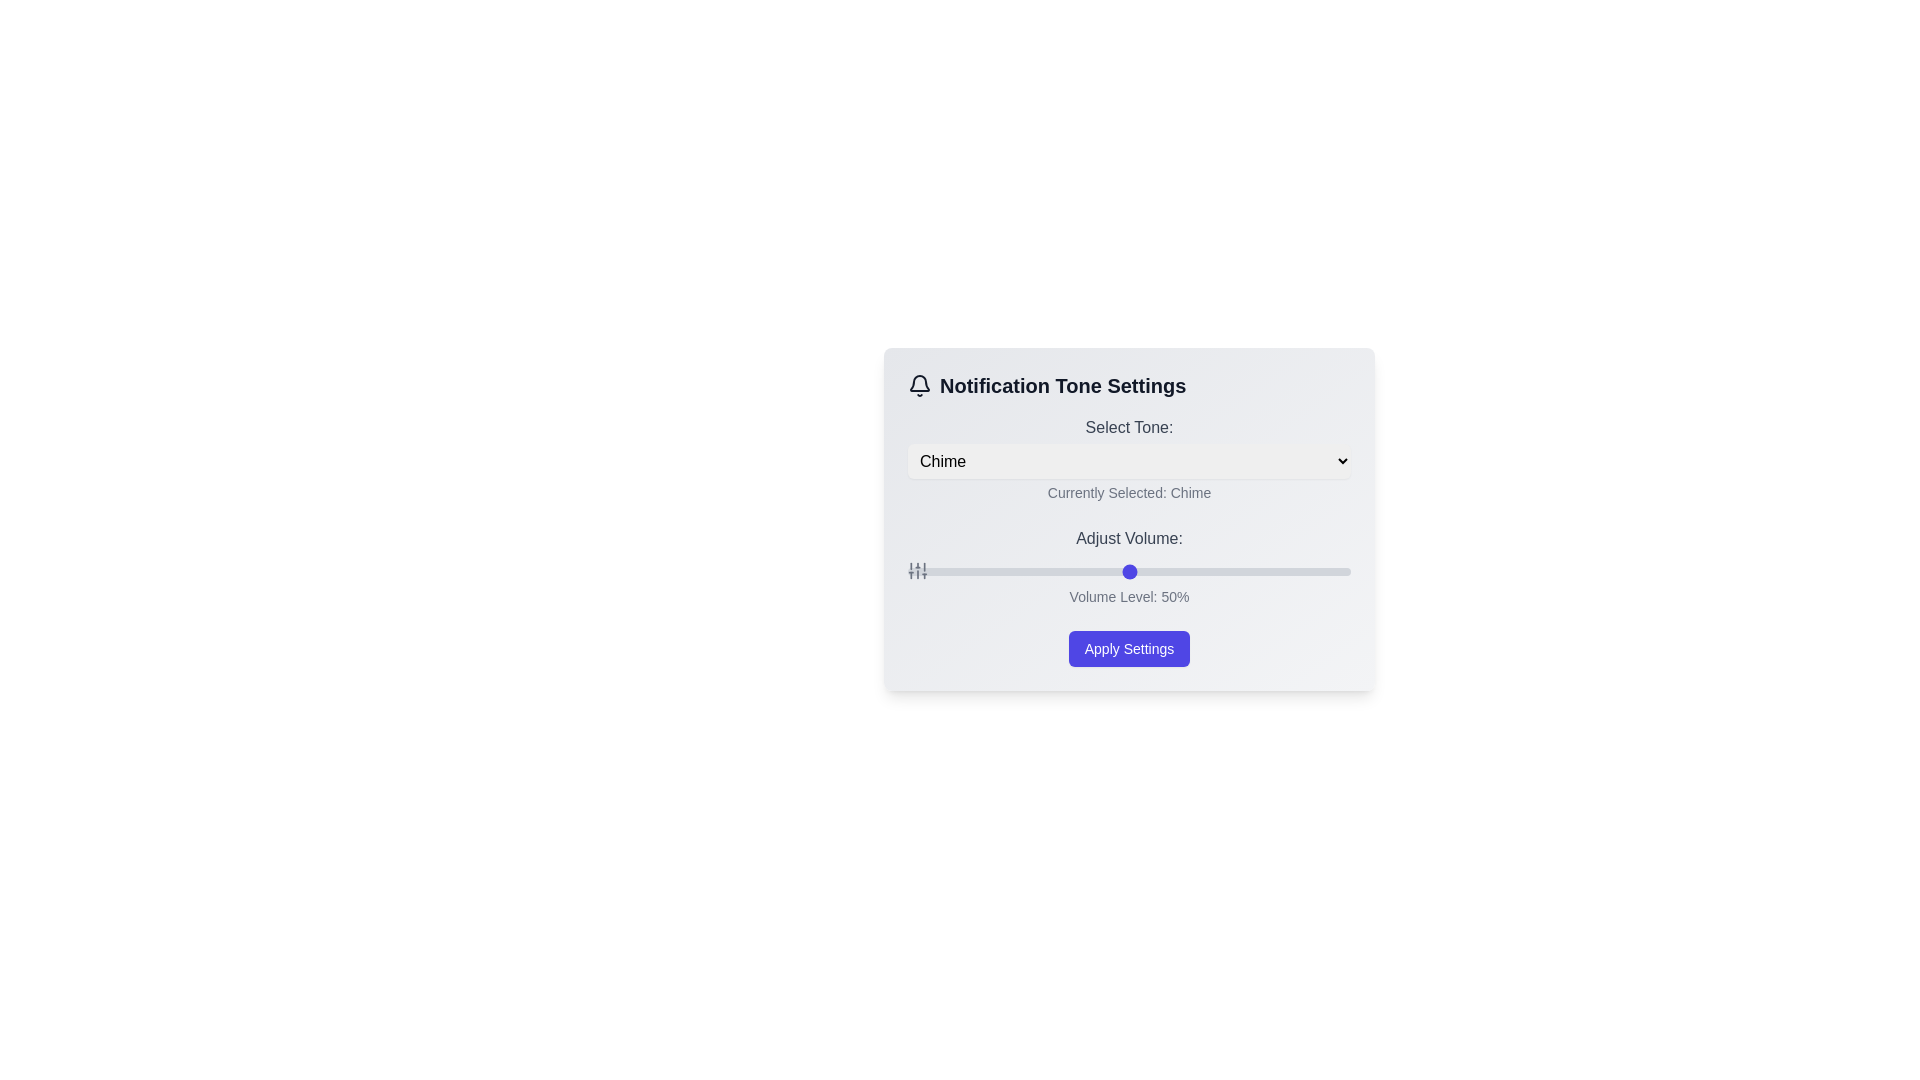  Describe the element at coordinates (1203, 571) in the screenshot. I see `the volume level` at that location.